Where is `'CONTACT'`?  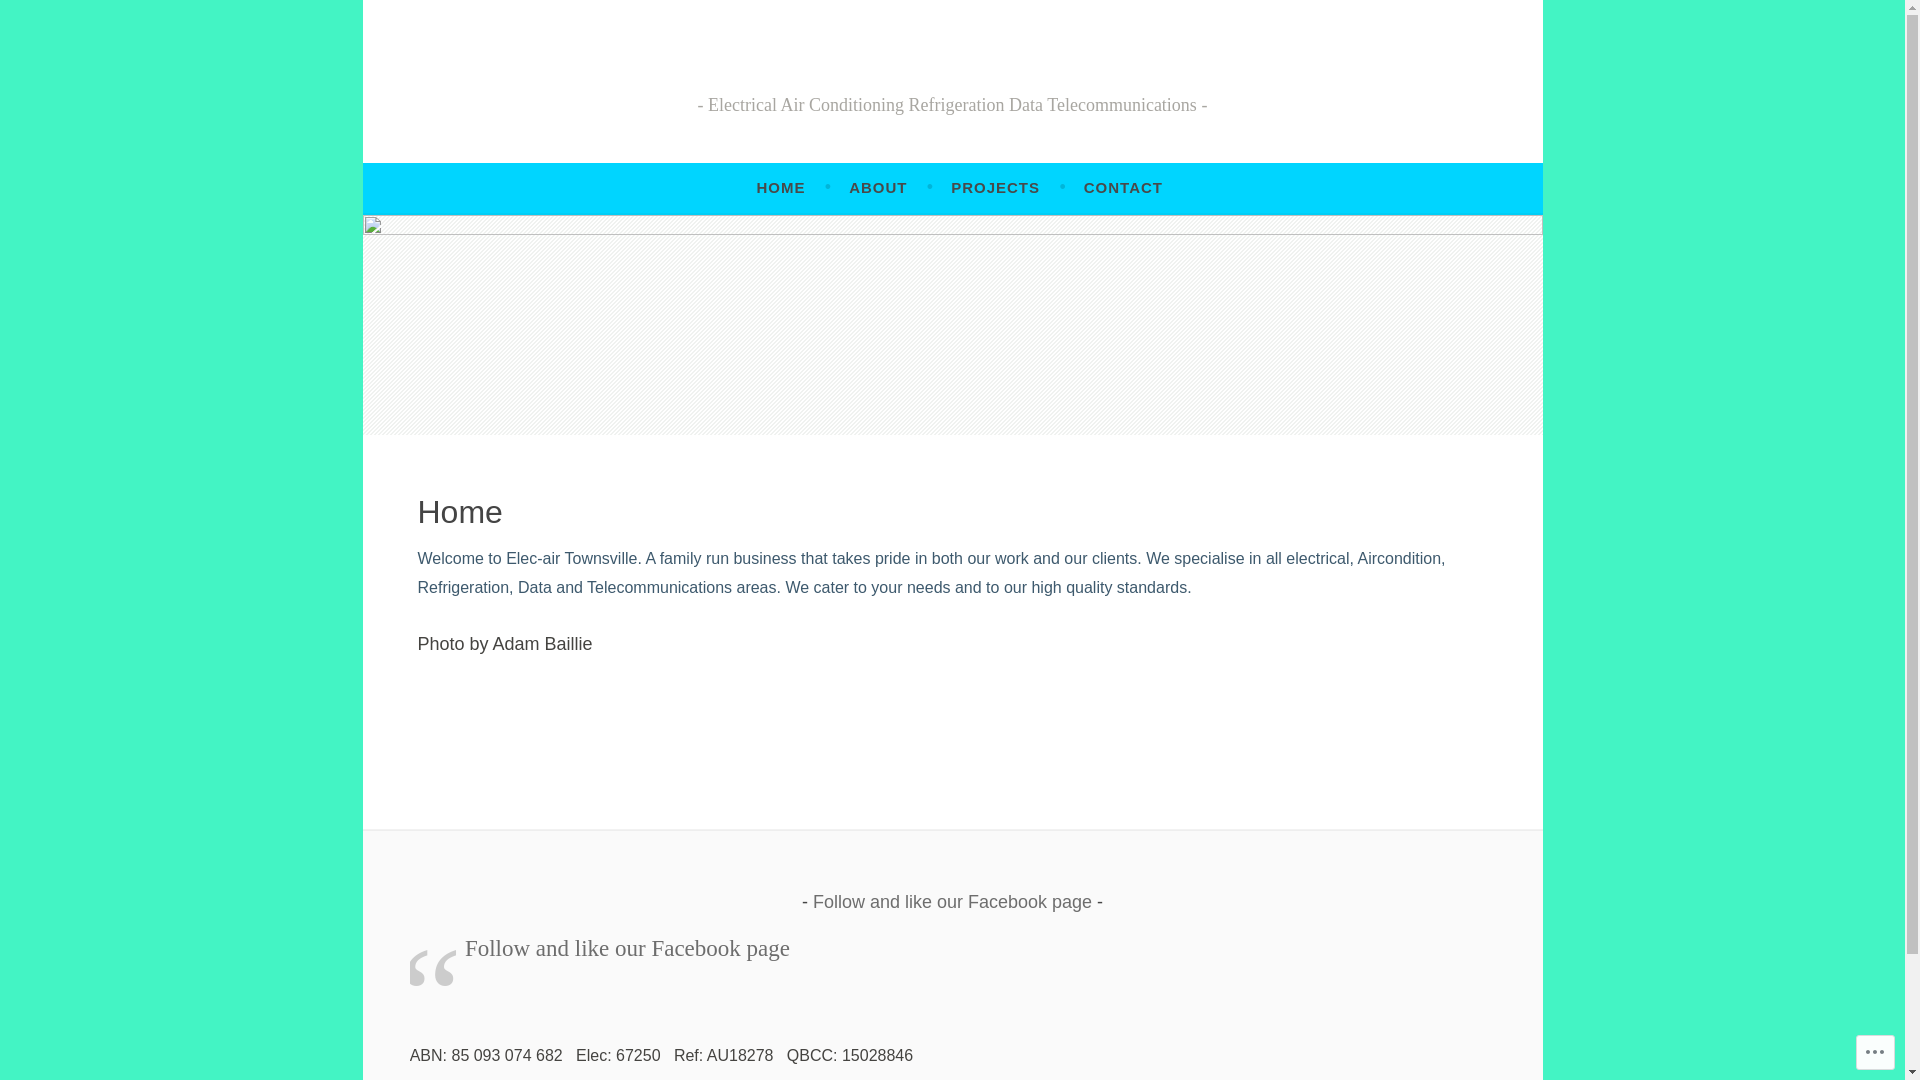
'CONTACT' is located at coordinates (1123, 188).